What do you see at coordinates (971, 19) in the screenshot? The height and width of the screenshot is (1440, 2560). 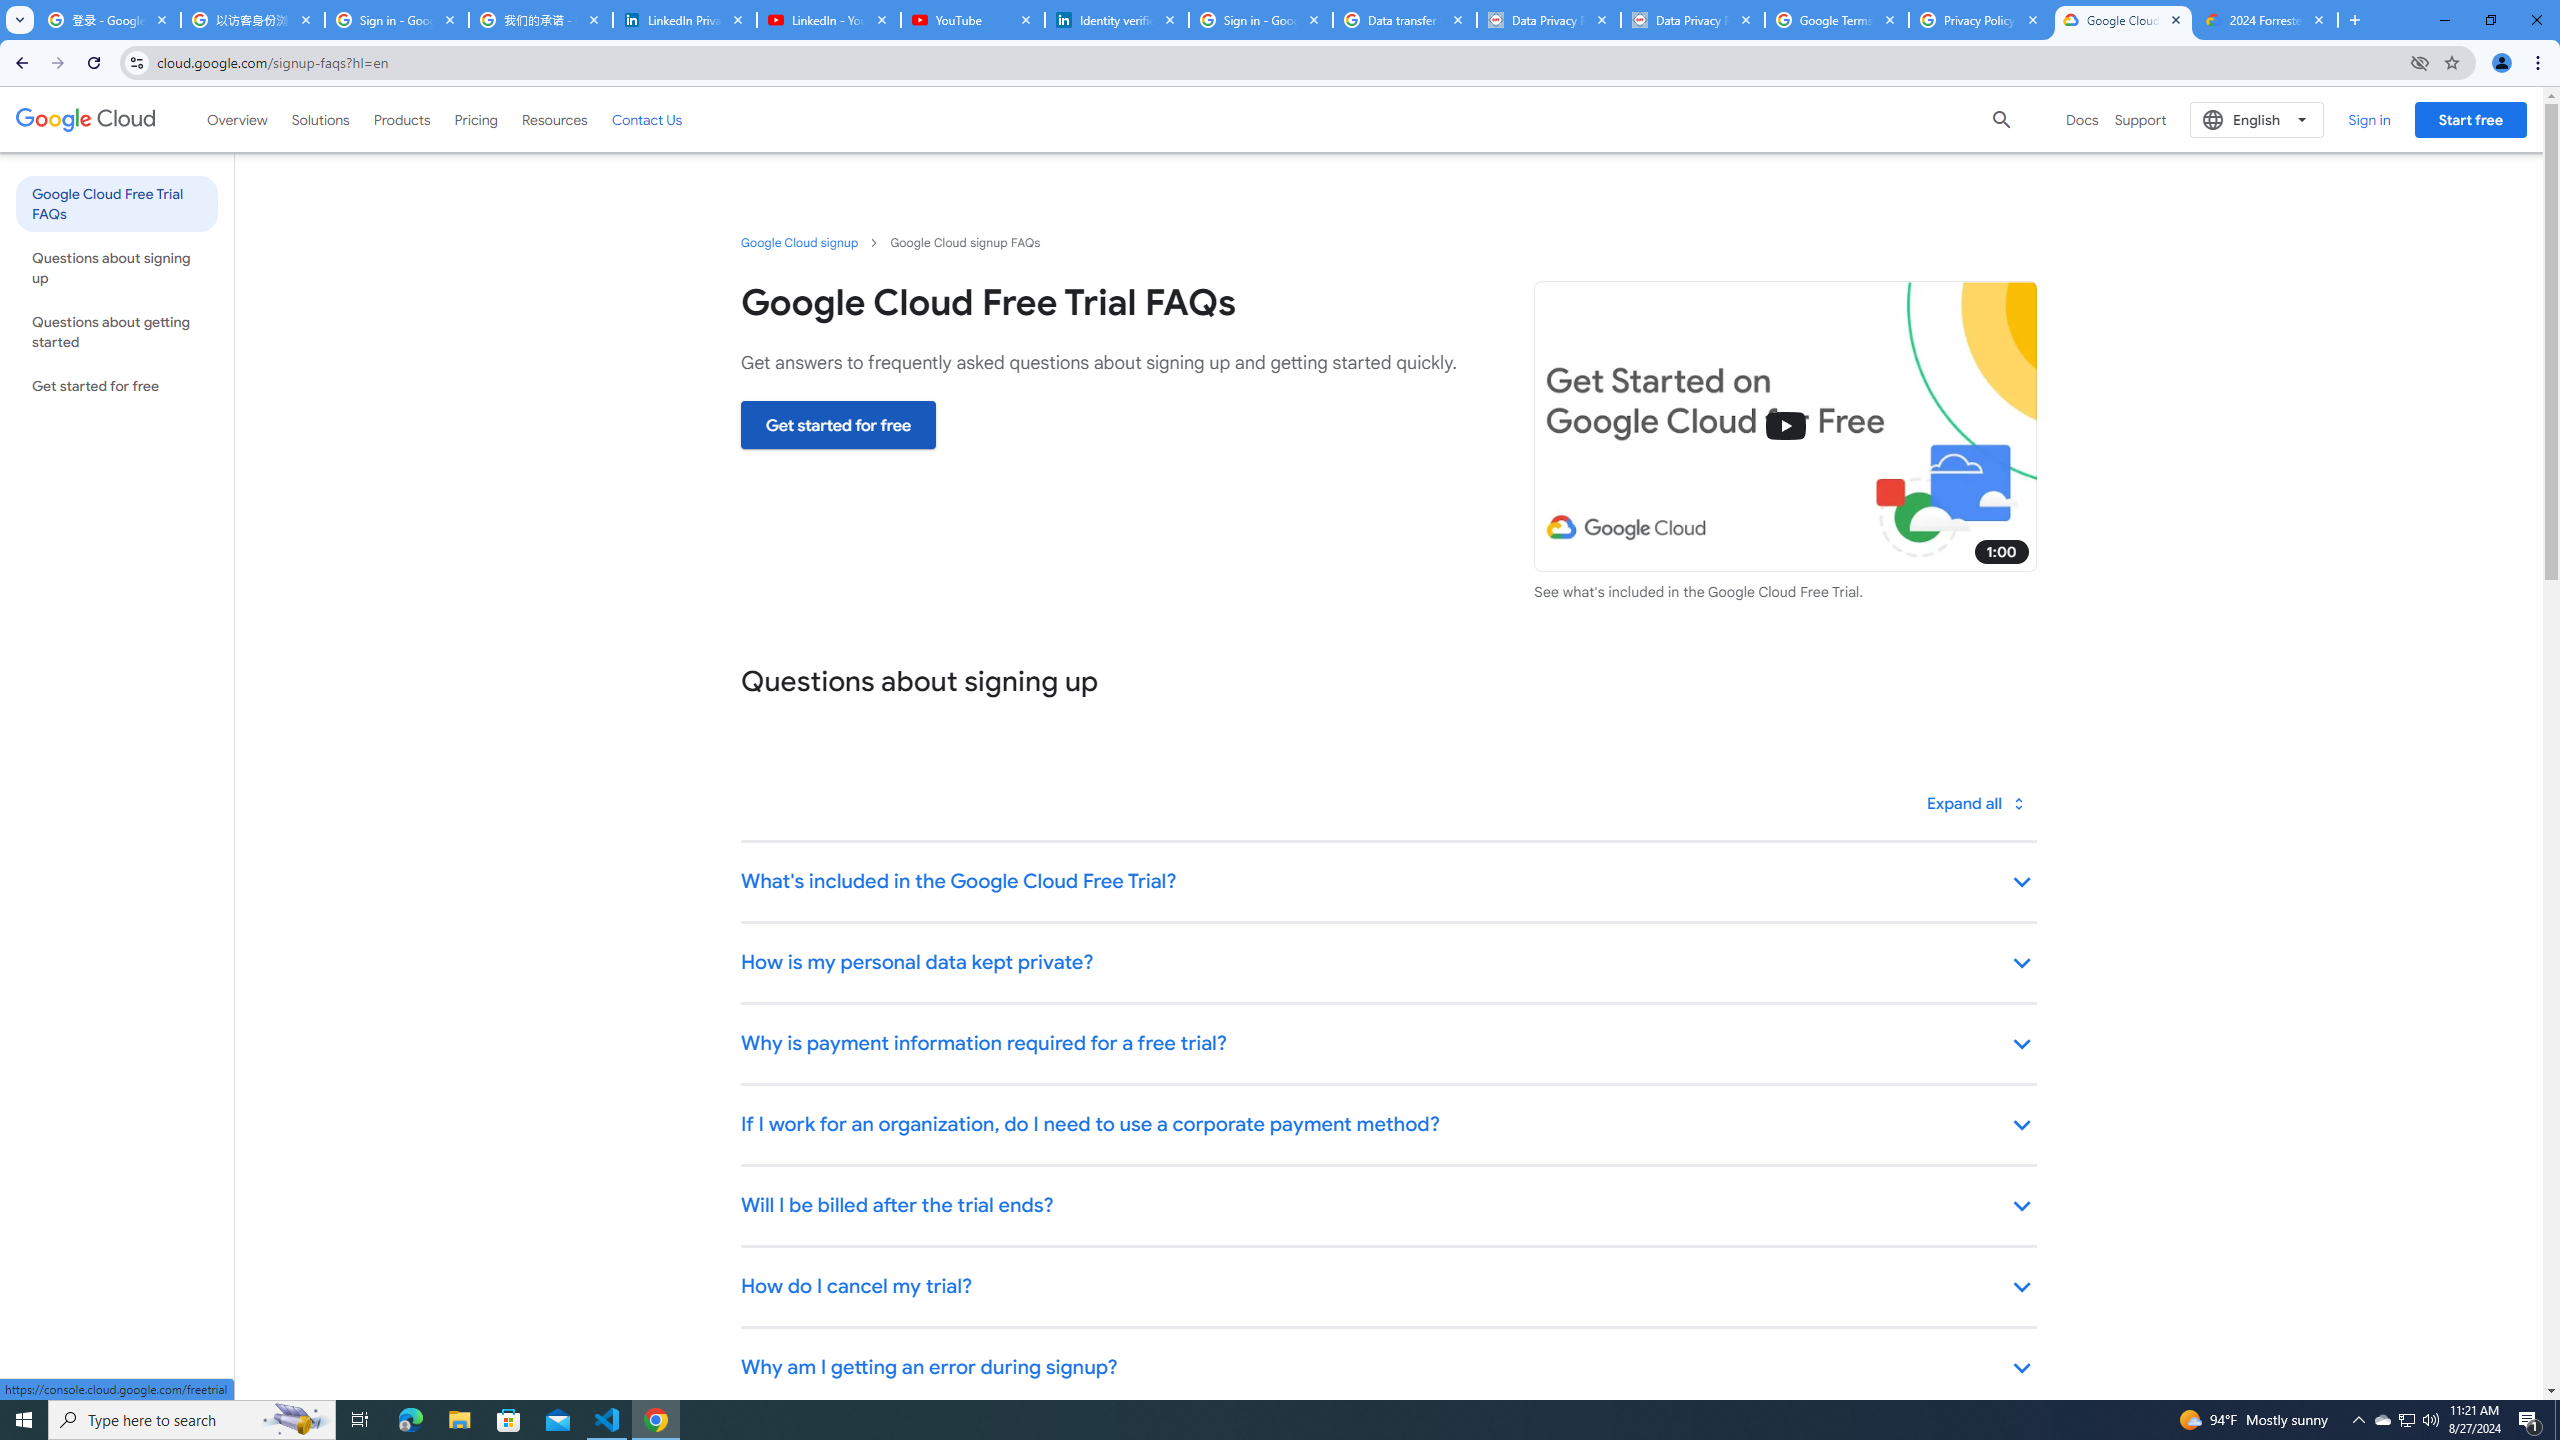 I see `'YouTube'` at bounding box center [971, 19].